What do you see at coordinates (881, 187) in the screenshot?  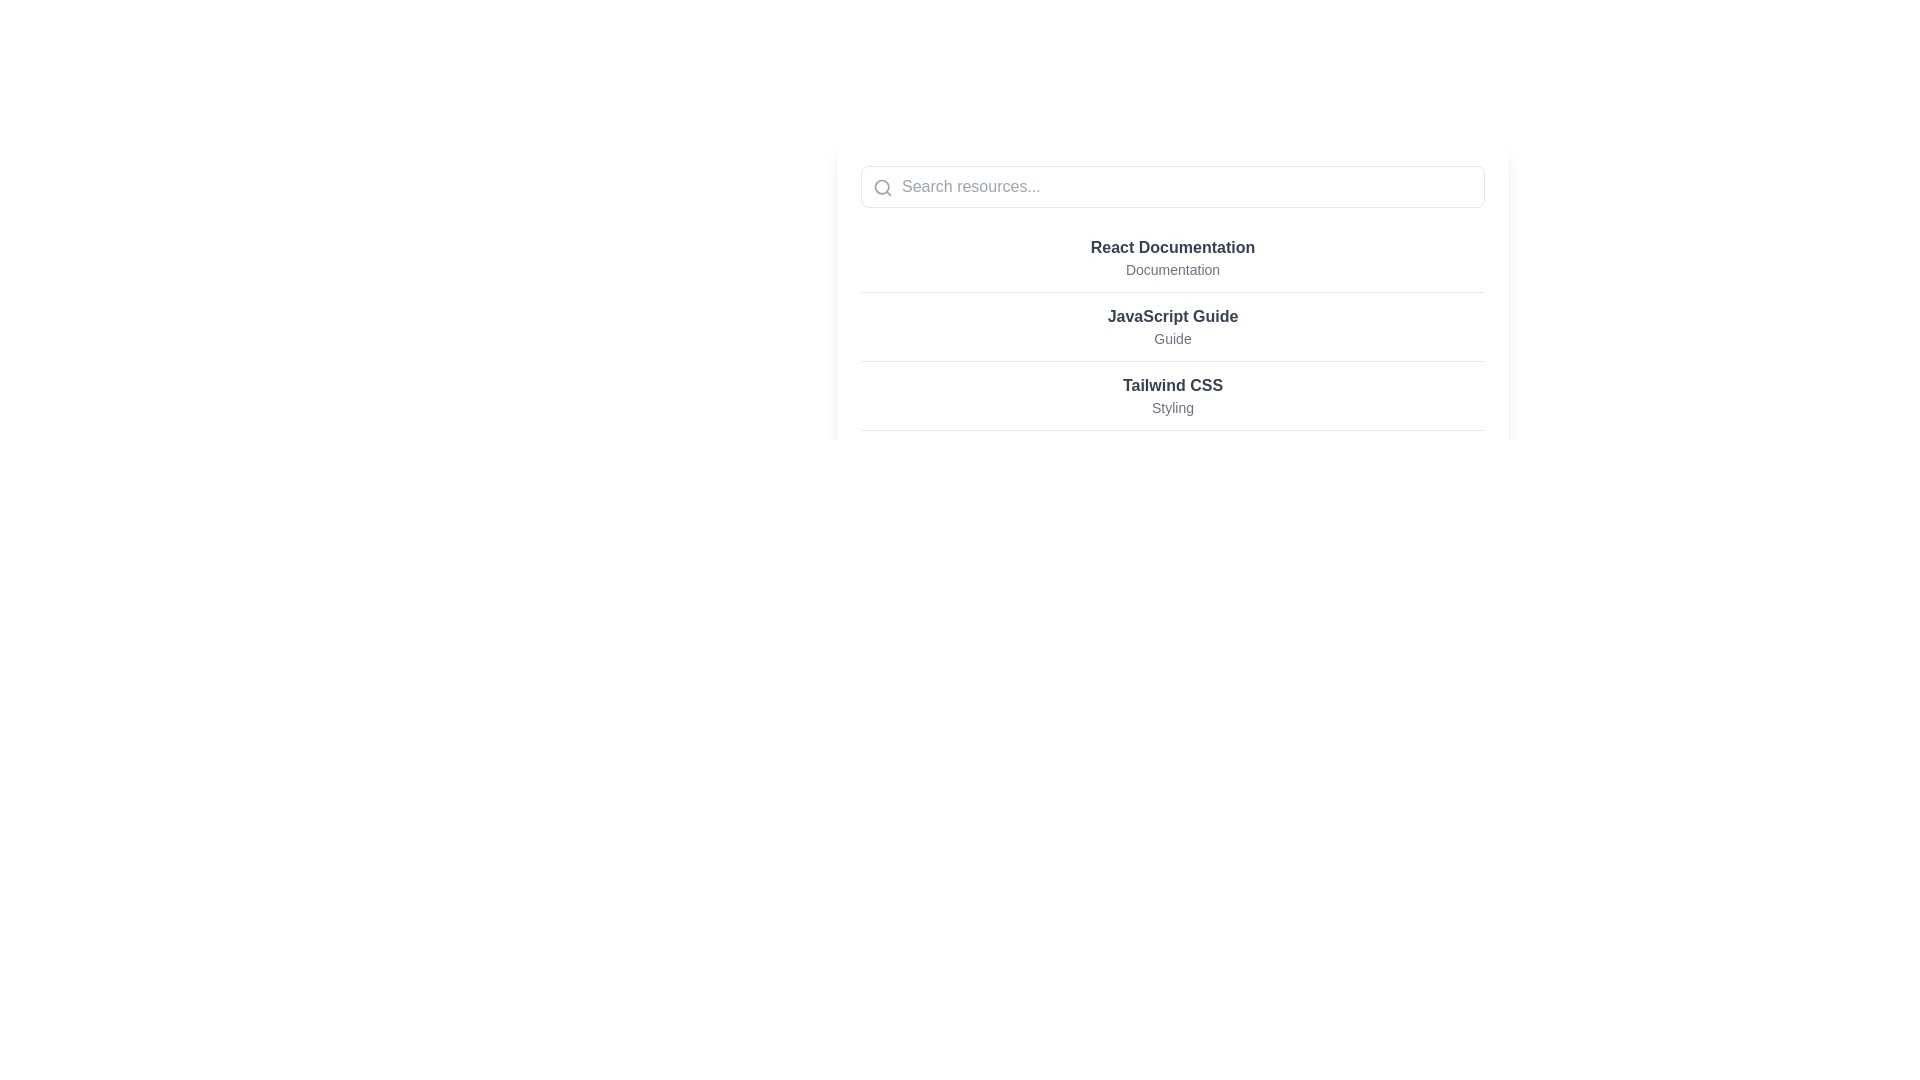 I see `the circular magnifying glass part of the search icon located in the top-left corner of the search bar component` at bounding box center [881, 187].